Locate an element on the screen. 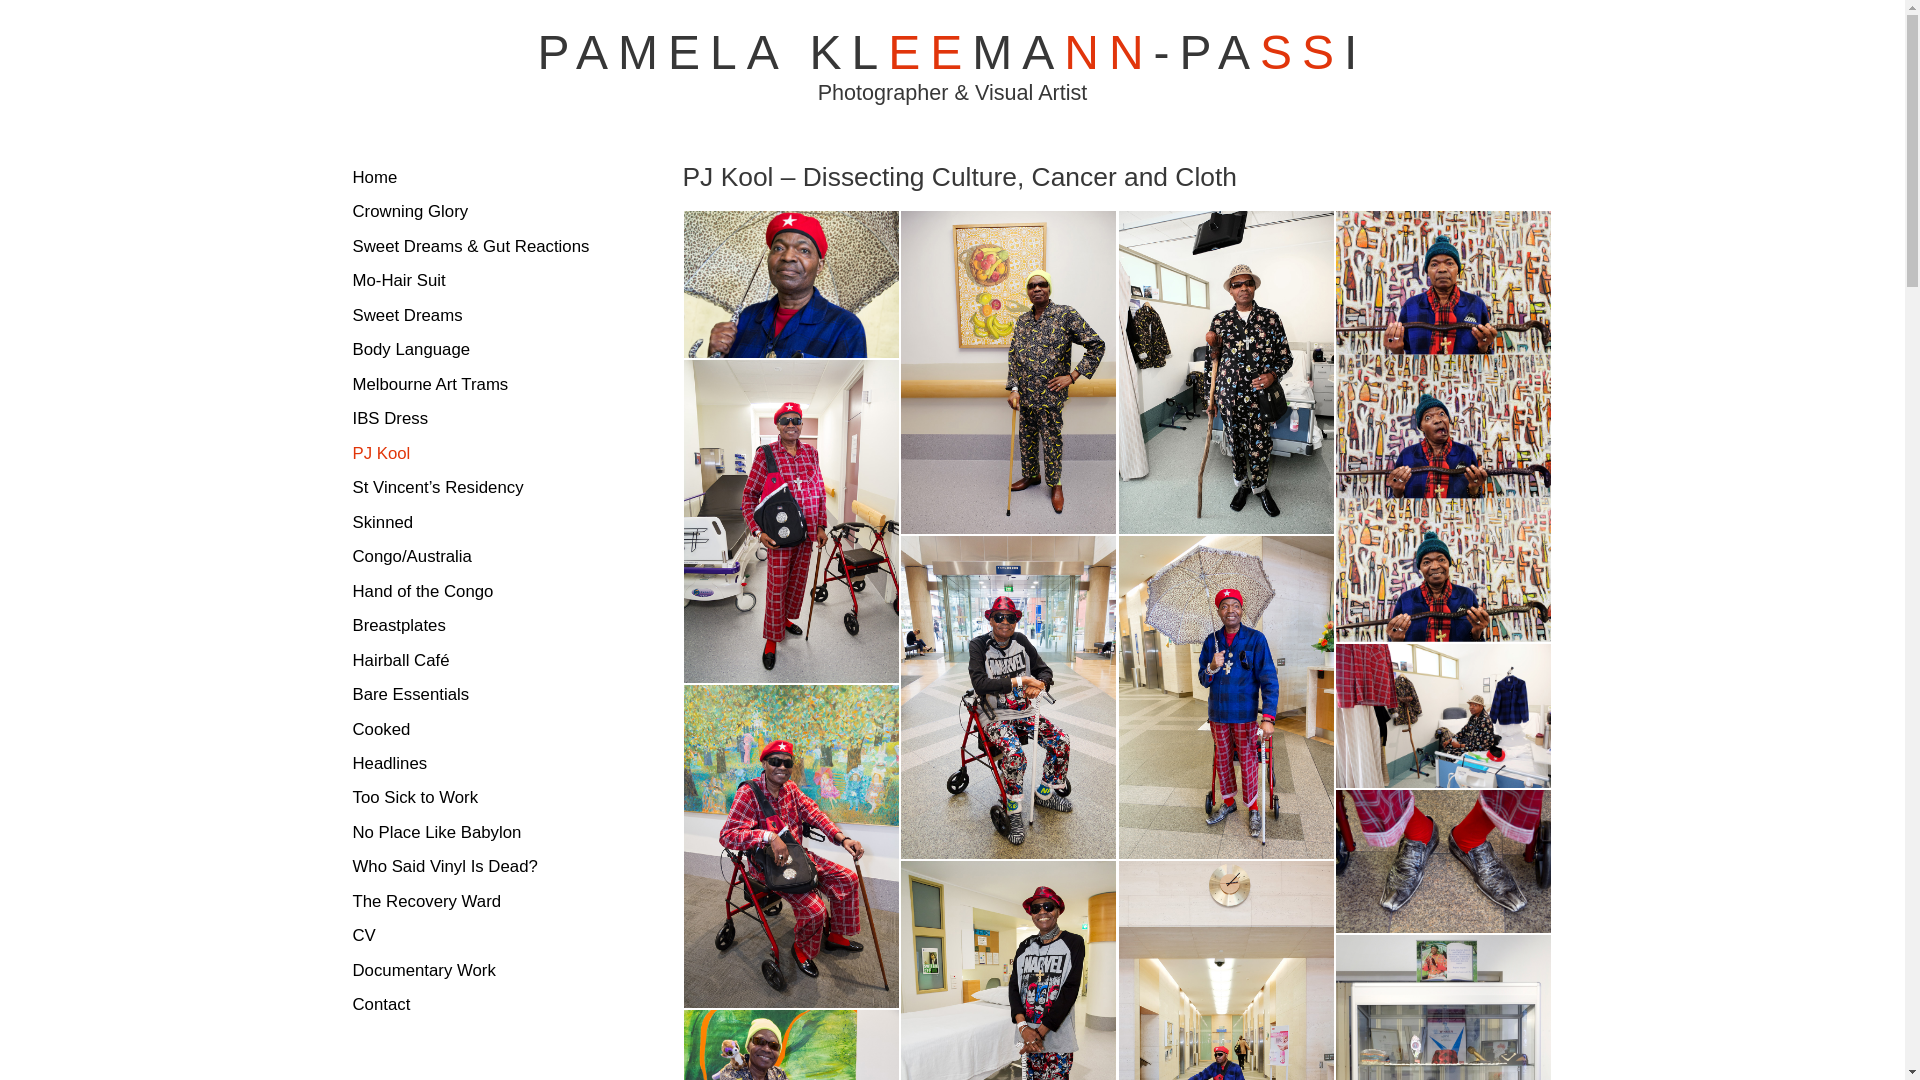 The height and width of the screenshot is (1080, 1920). 'Home' is located at coordinates (475, 176).